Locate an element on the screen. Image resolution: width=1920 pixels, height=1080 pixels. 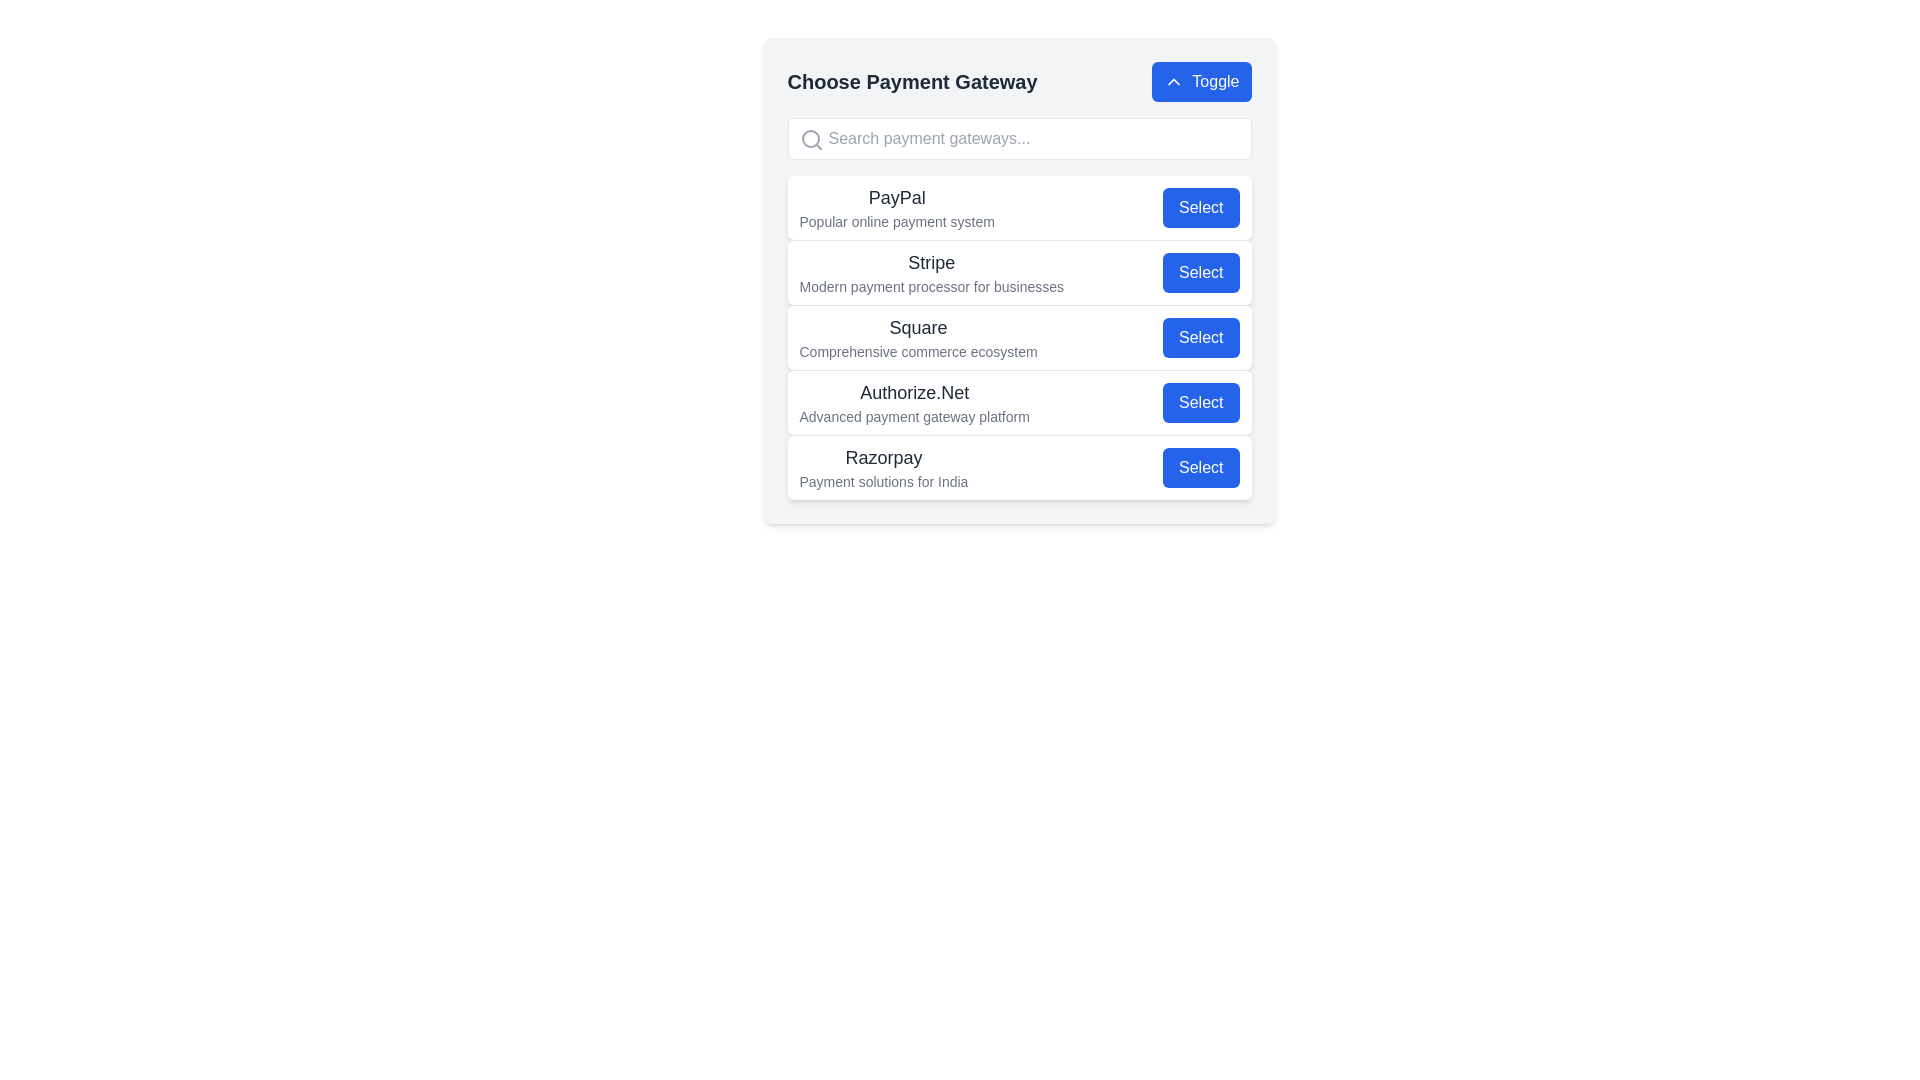
informational text field that contains the title 'Square' and the description 'Comprehensive commerce ecosystem' located in the middle section of the interface is located at coordinates (917, 337).